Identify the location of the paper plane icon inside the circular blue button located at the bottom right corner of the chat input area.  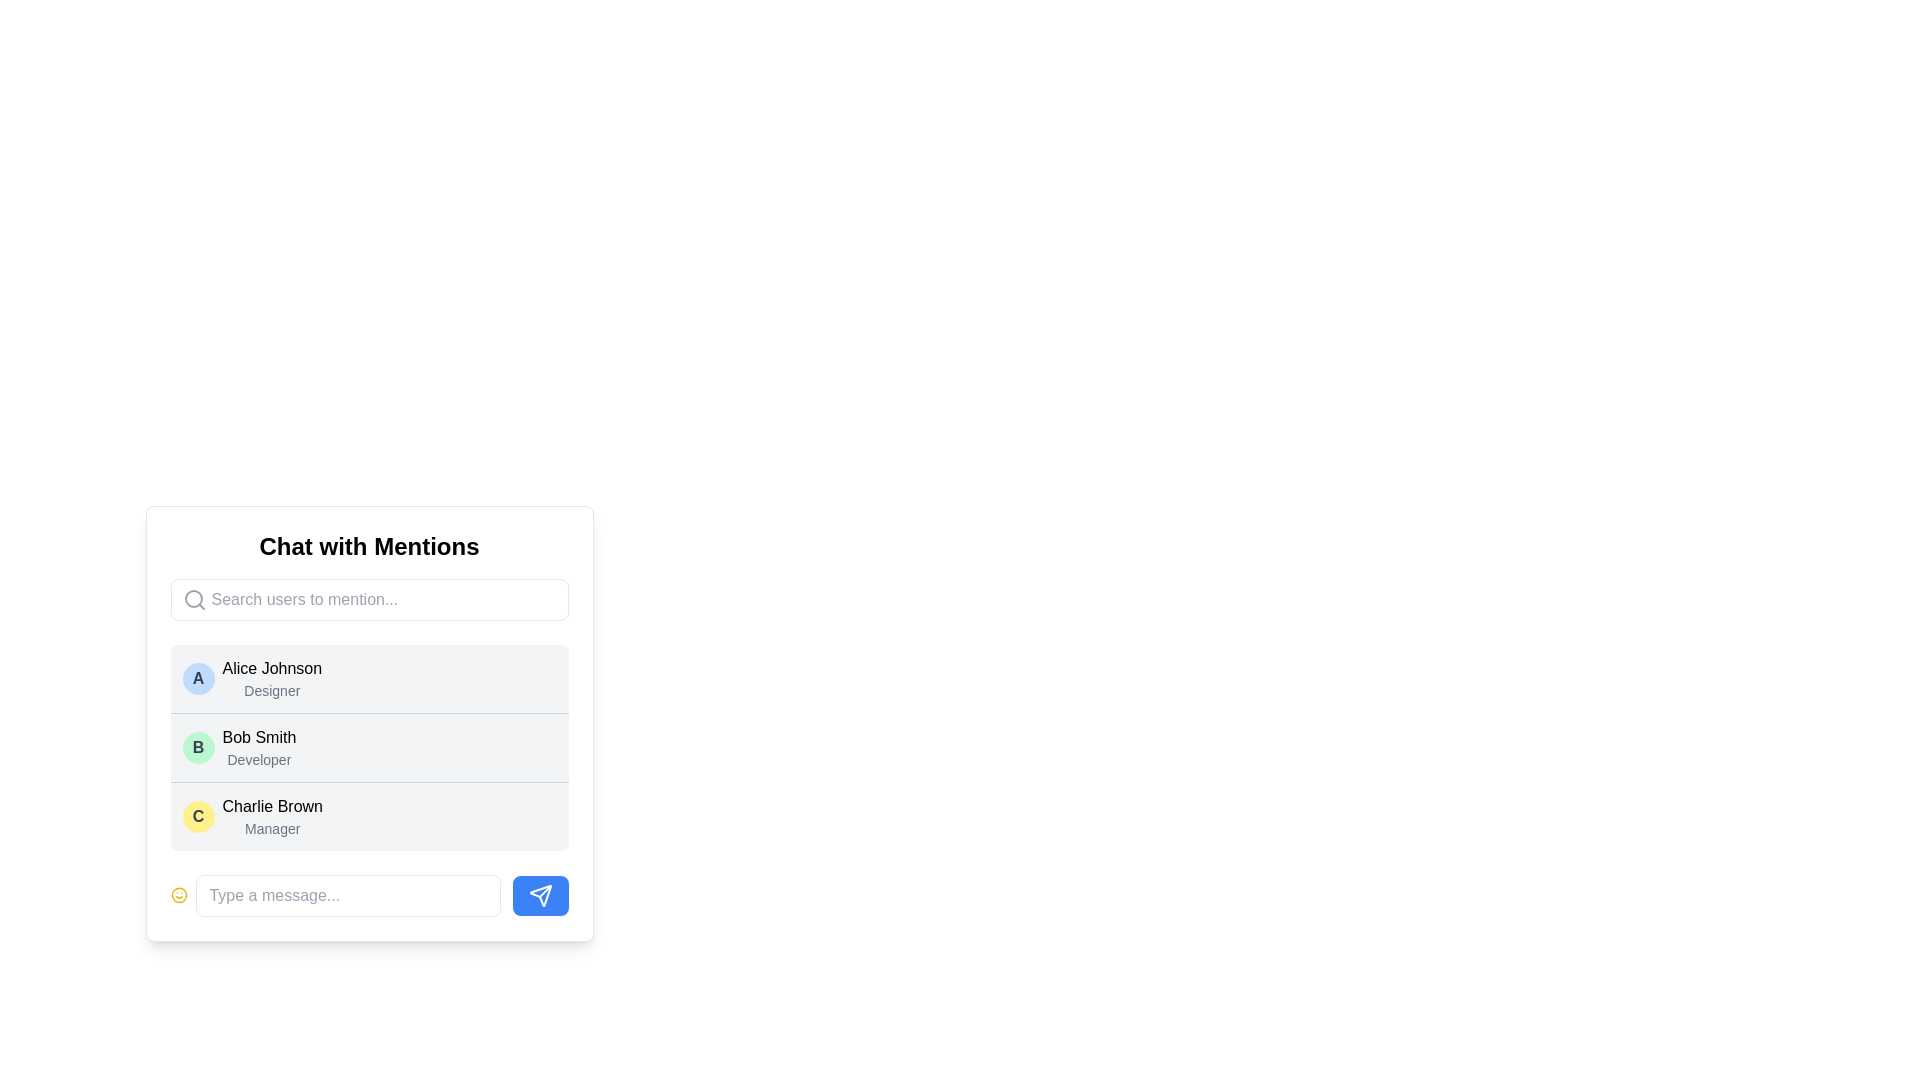
(540, 894).